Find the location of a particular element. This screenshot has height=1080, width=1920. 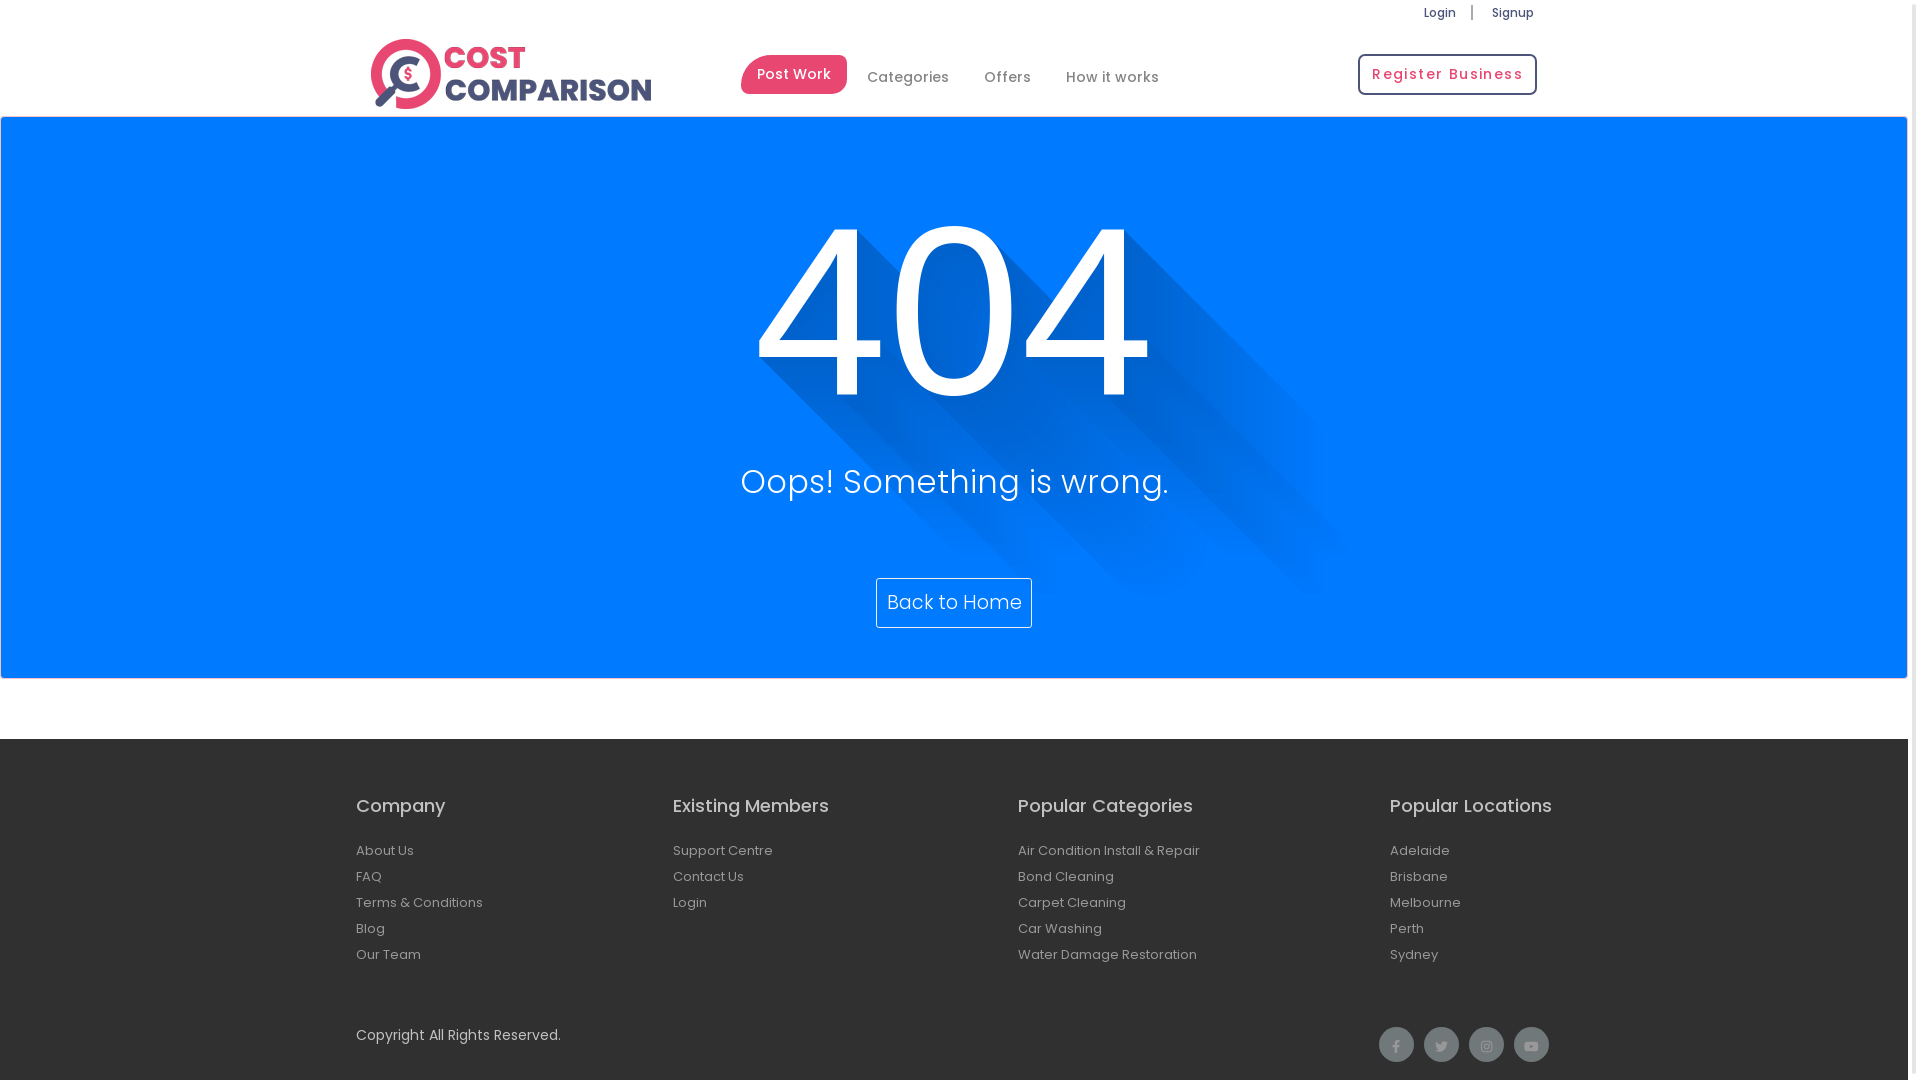

'Our Team' is located at coordinates (355, 953).